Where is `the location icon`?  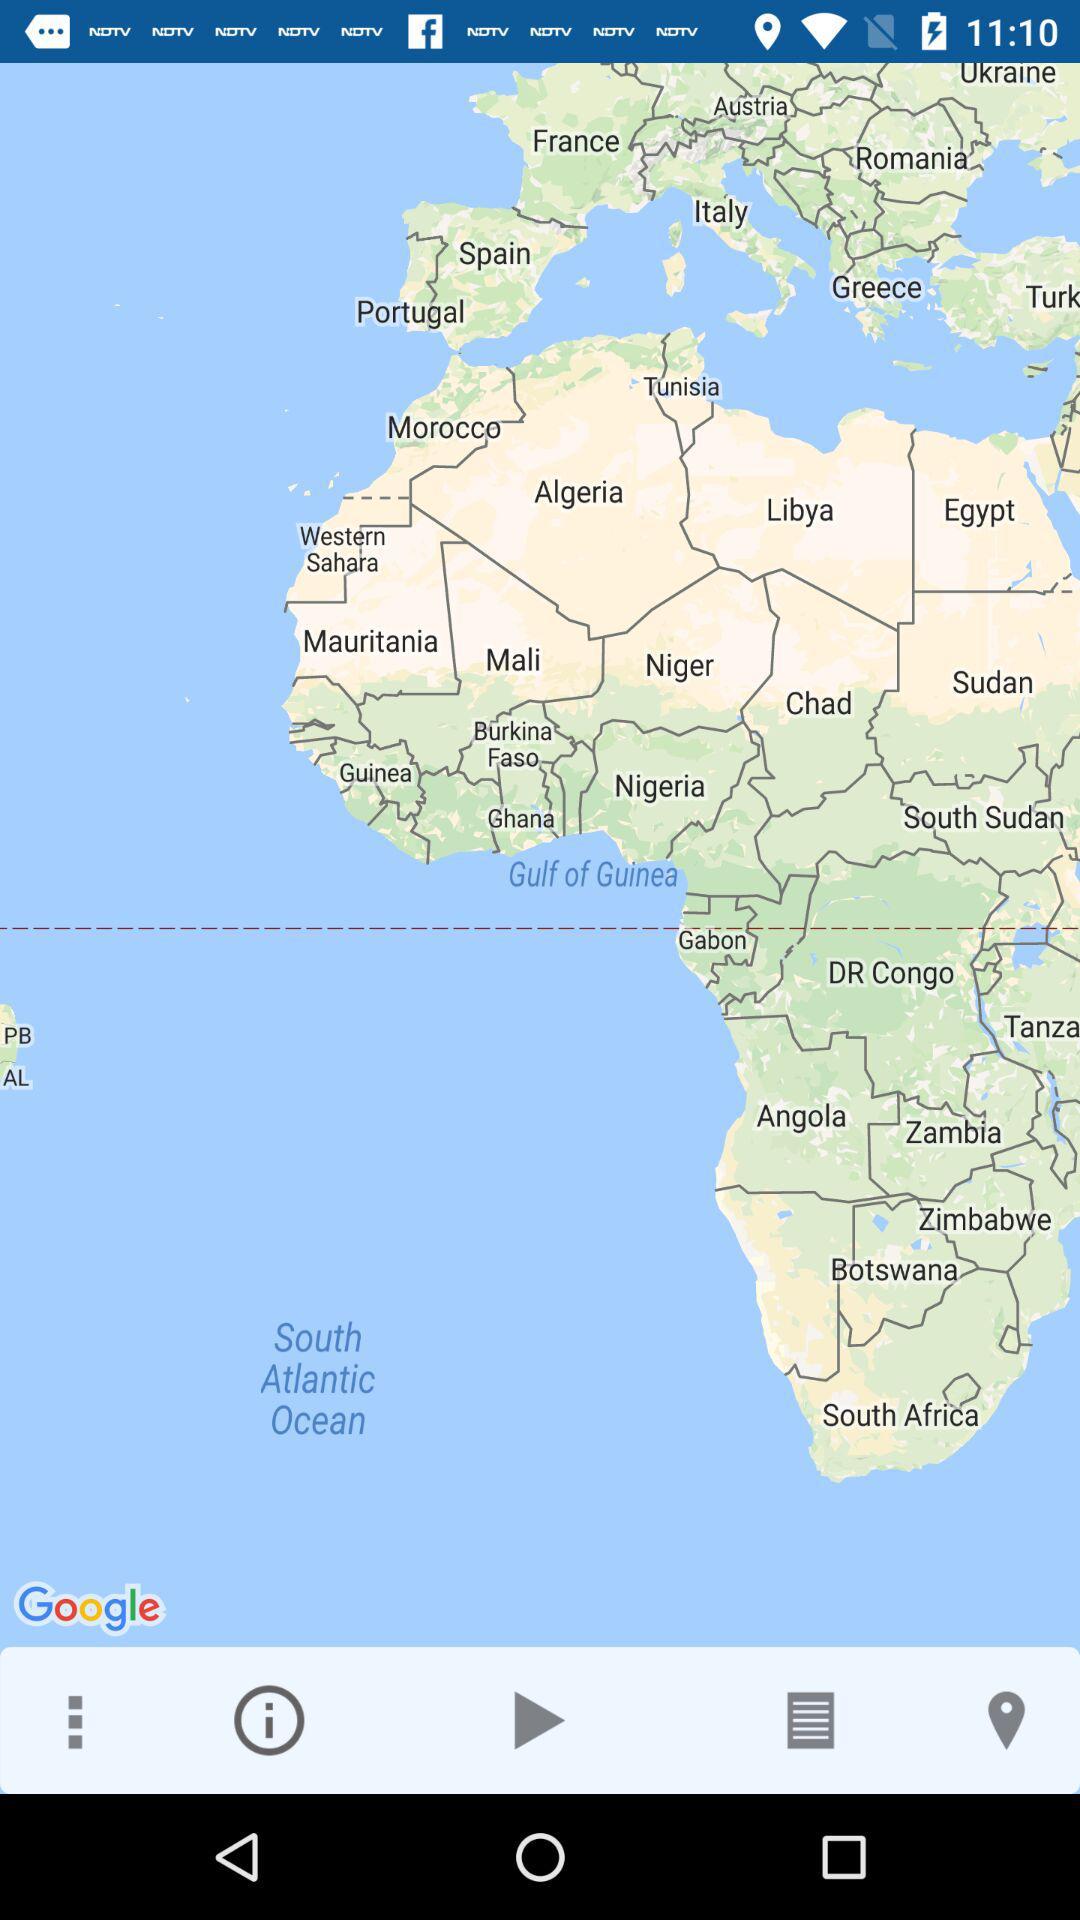 the location icon is located at coordinates (1006, 1719).